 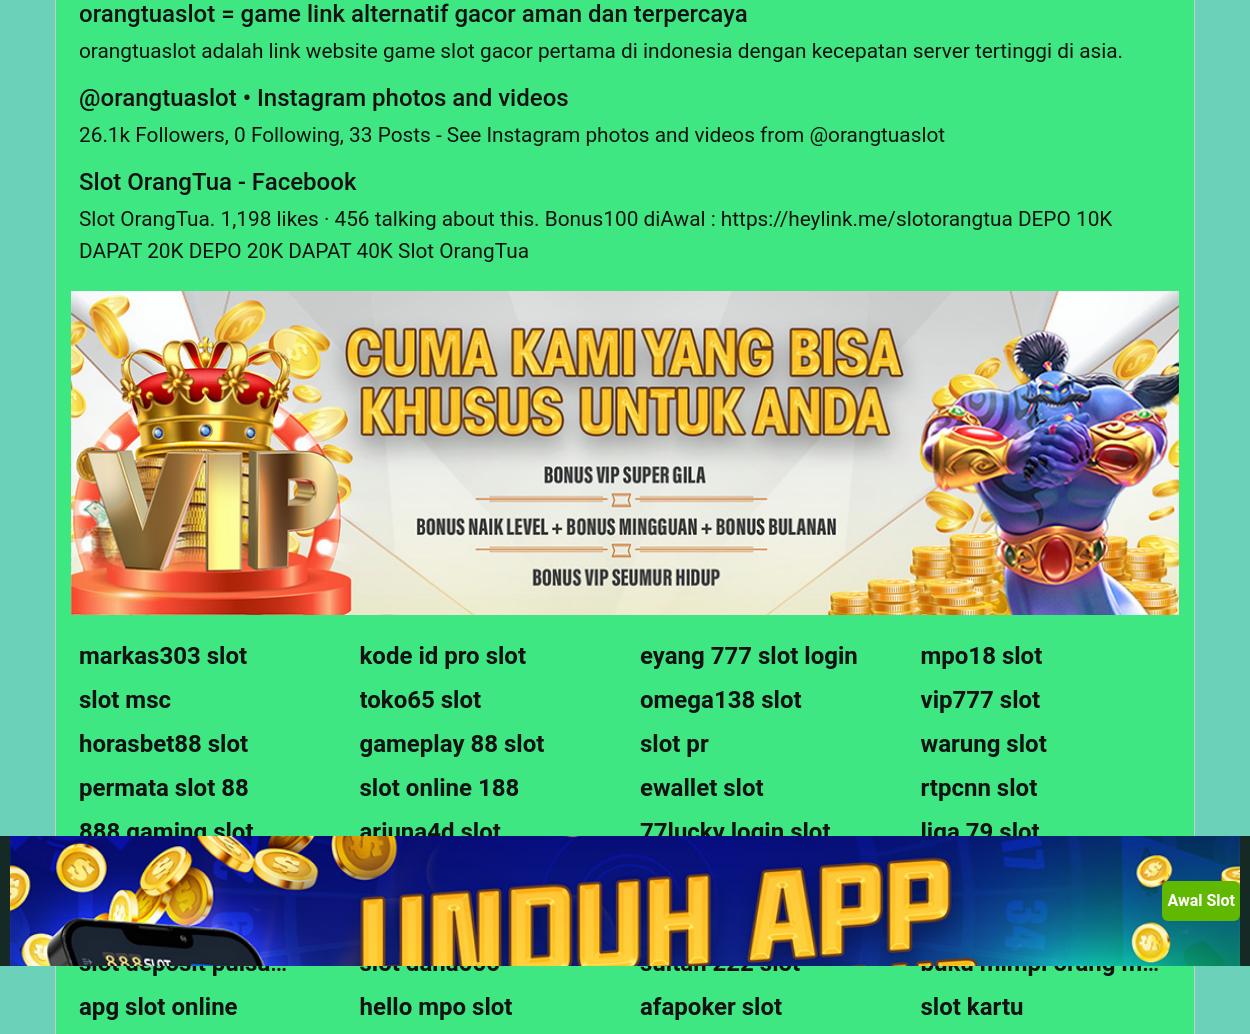 I want to click on 'mpo18 slot', so click(x=980, y=655).